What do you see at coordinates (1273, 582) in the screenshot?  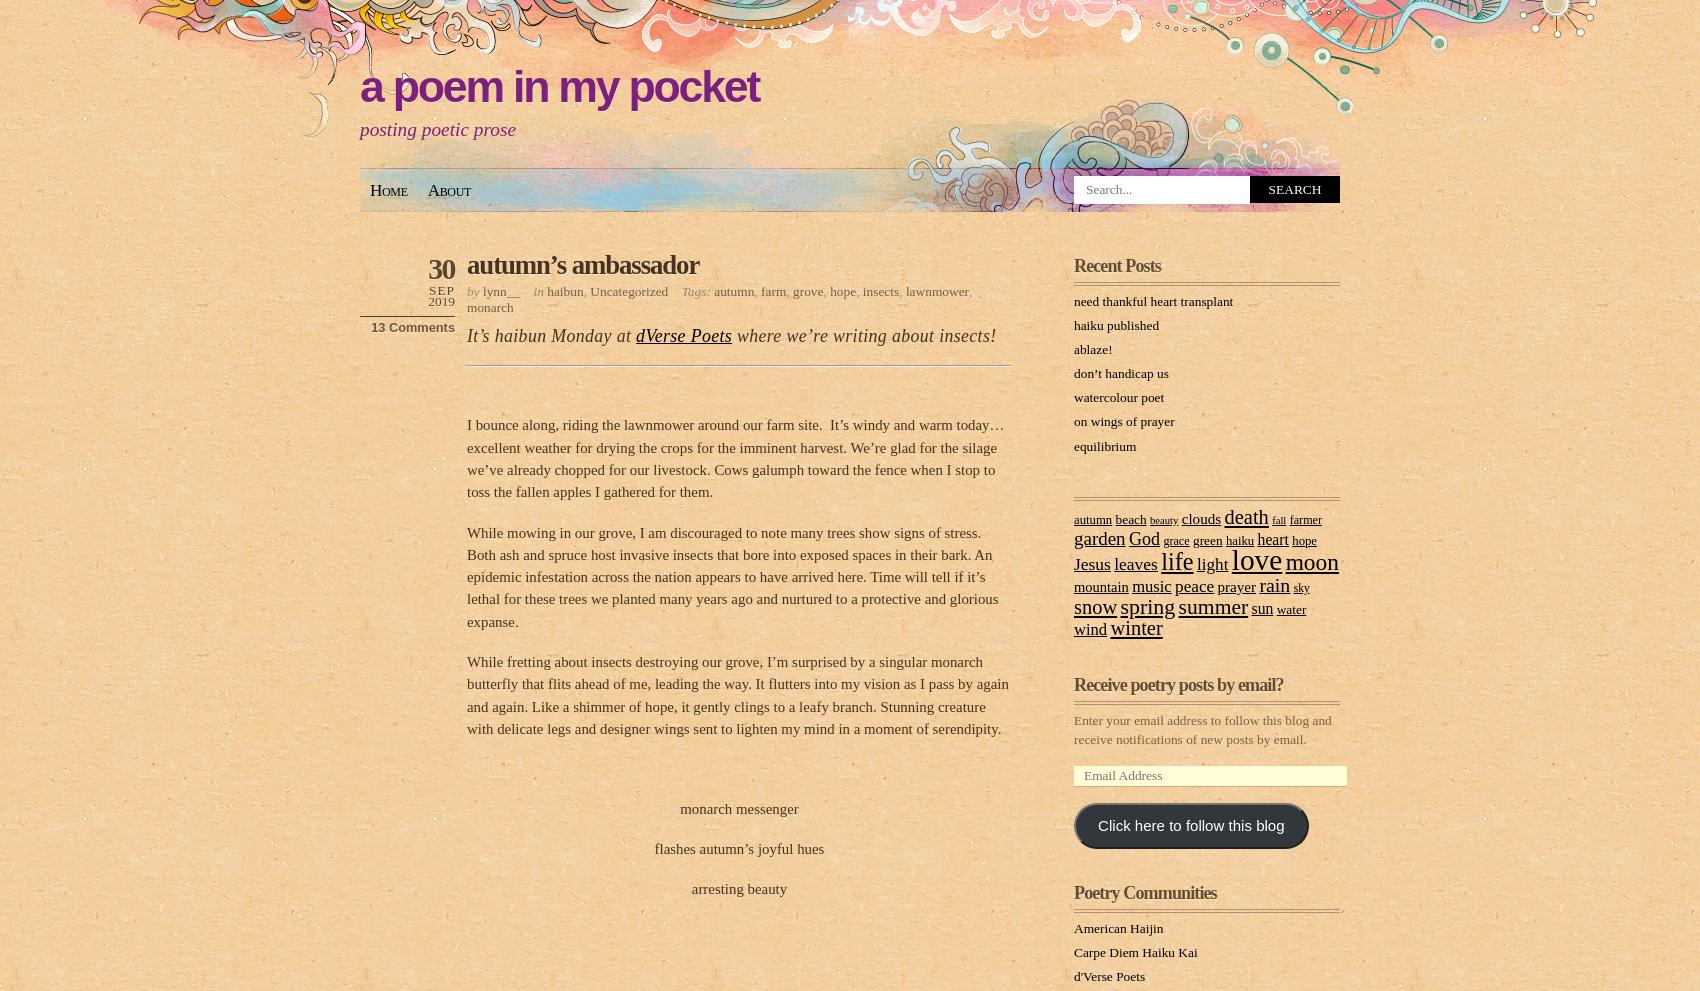 I see `'rain'` at bounding box center [1273, 582].